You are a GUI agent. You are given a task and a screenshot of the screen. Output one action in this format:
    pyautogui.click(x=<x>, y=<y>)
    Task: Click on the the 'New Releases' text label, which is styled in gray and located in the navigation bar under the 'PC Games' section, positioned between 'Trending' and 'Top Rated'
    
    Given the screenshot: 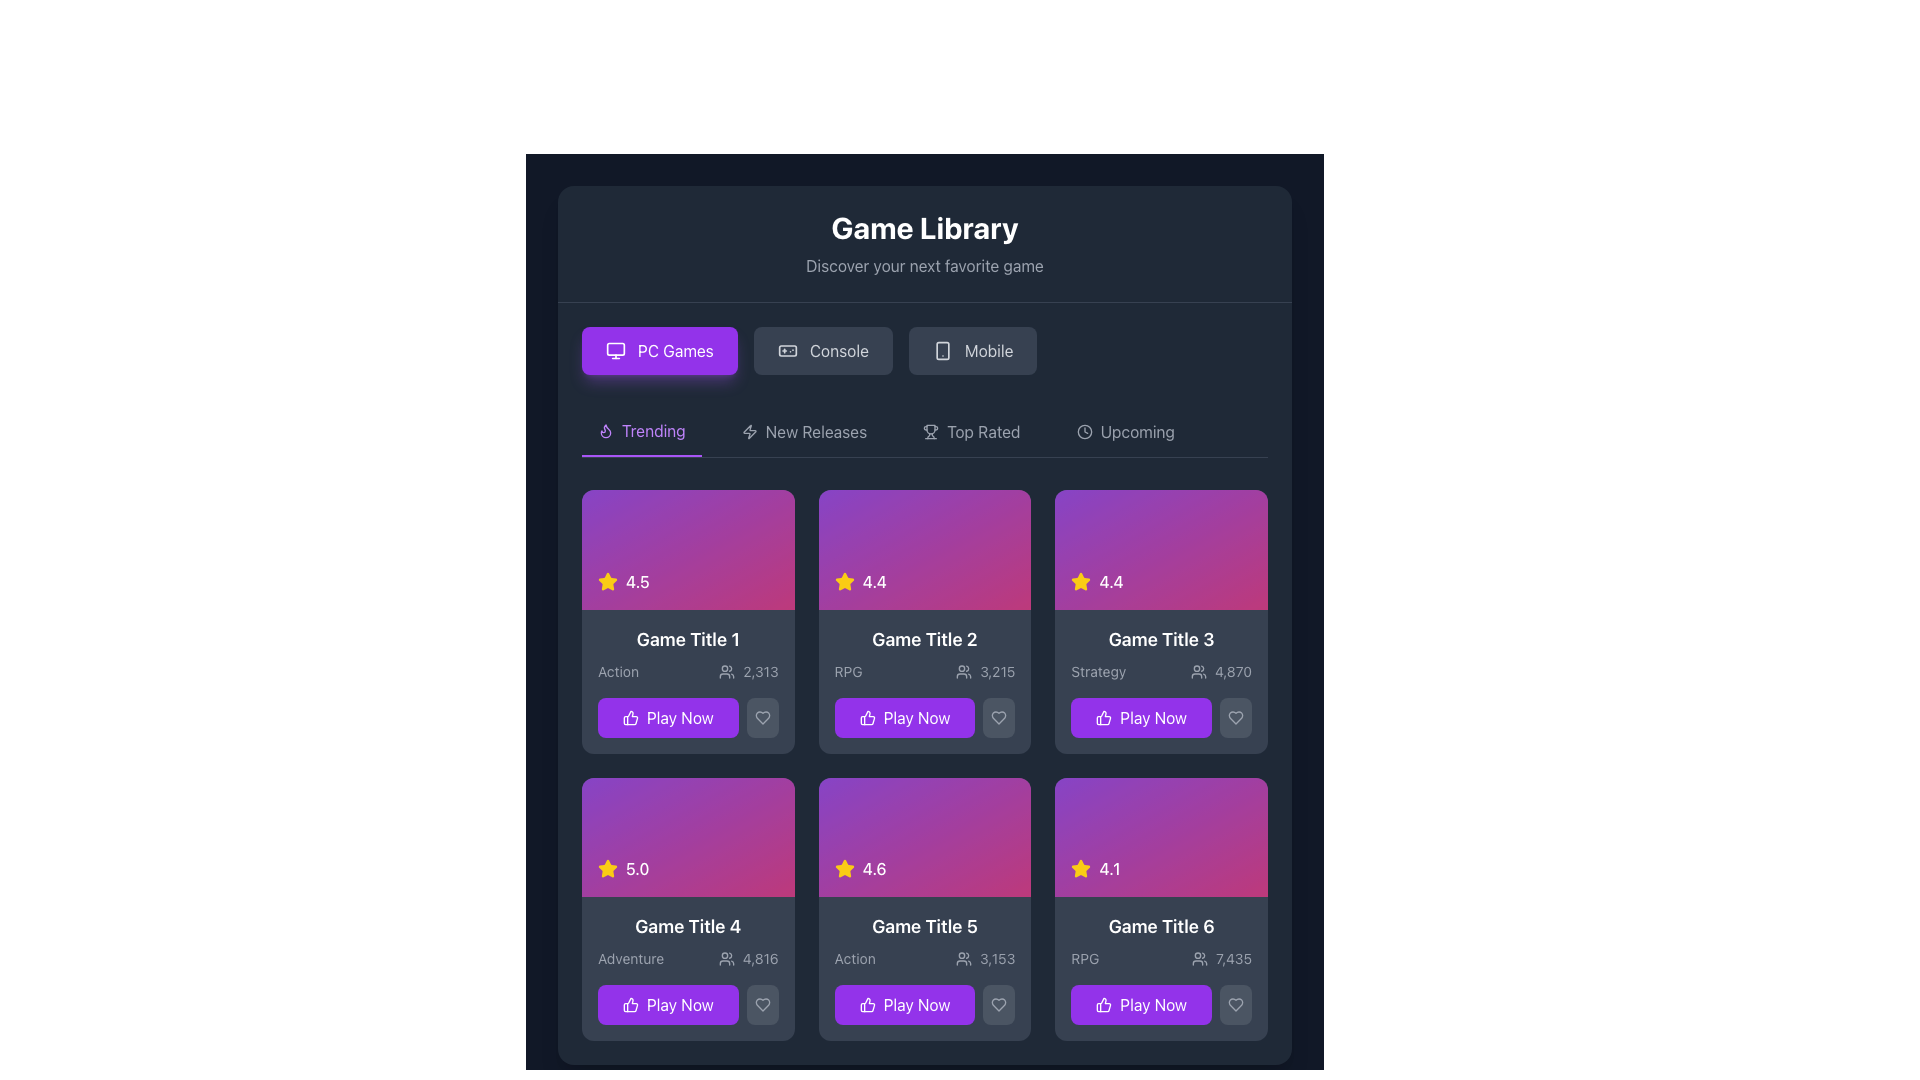 What is the action you would take?
    pyautogui.click(x=816, y=431)
    